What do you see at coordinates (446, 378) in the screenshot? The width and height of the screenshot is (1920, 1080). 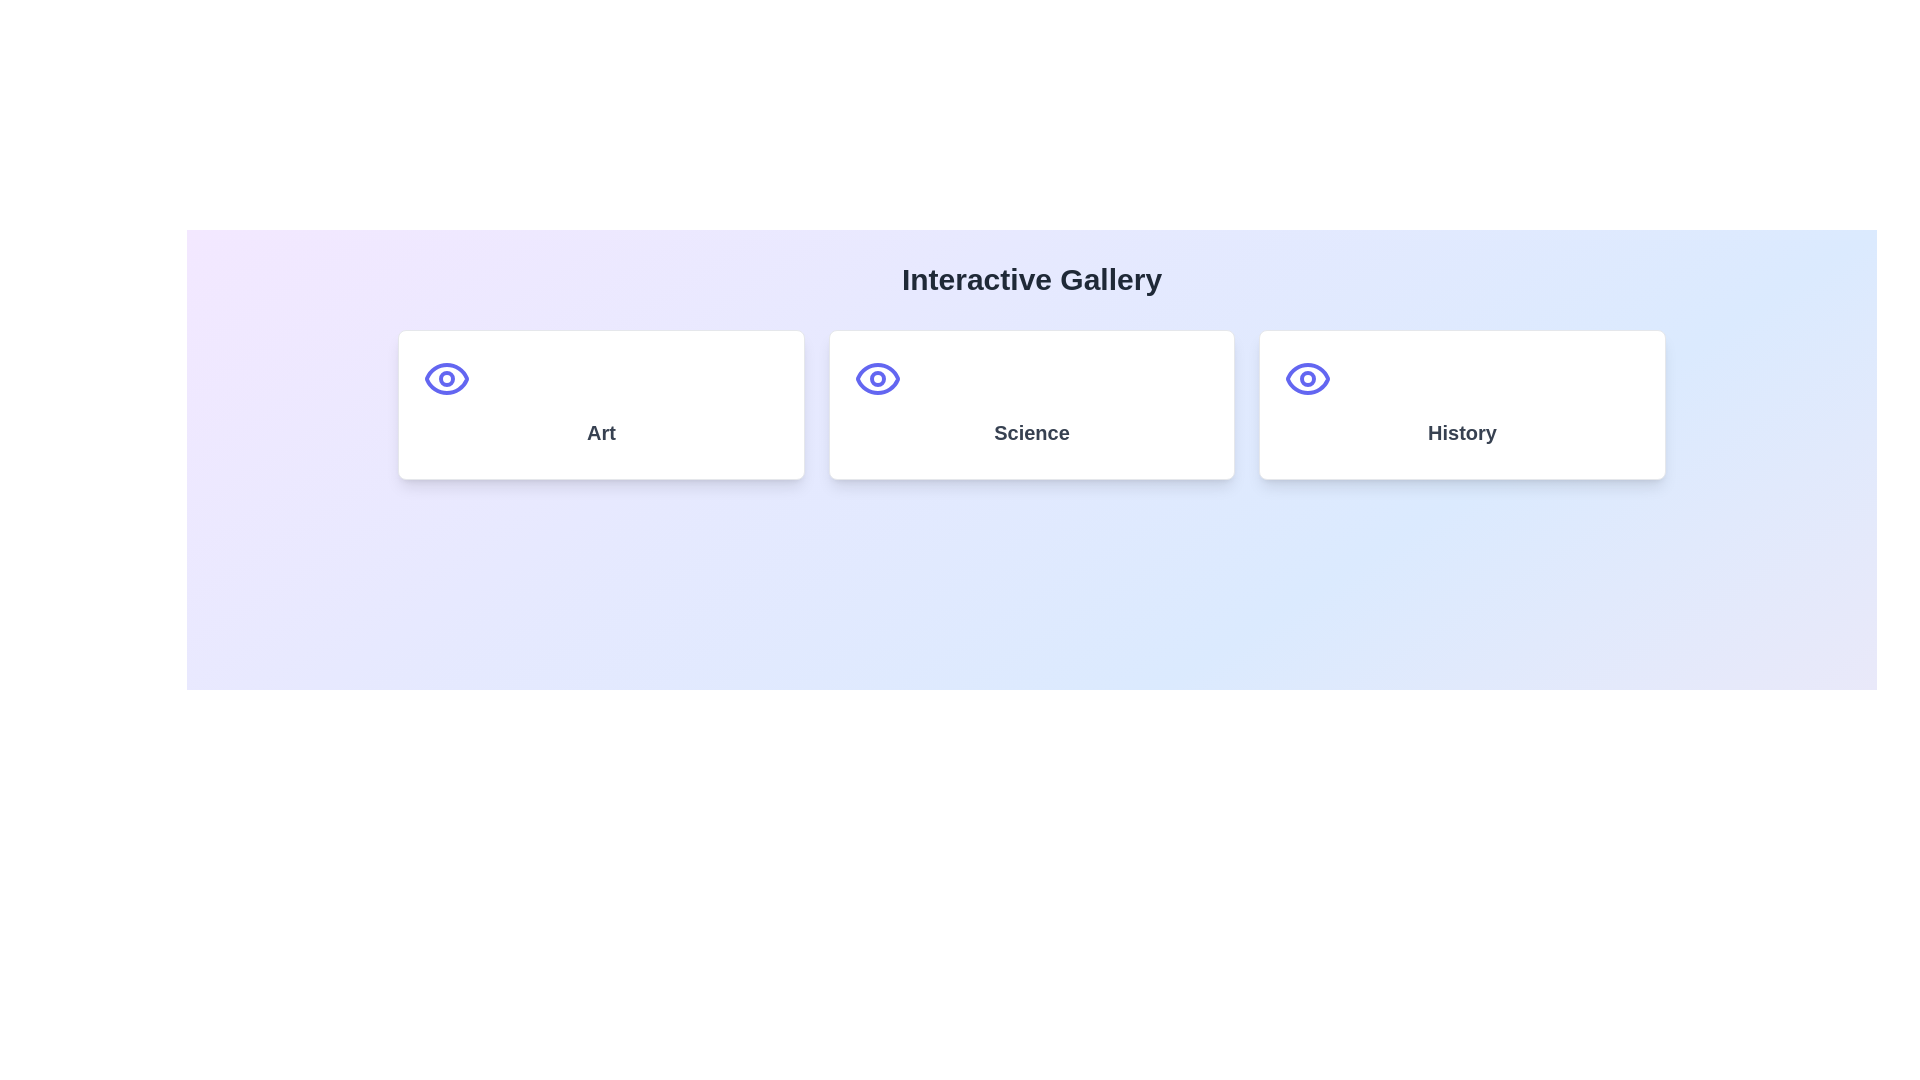 I see `the eye icon styled with a rounded stroke, located above the text 'Art' in the card-style layout` at bounding box center [446, 378].